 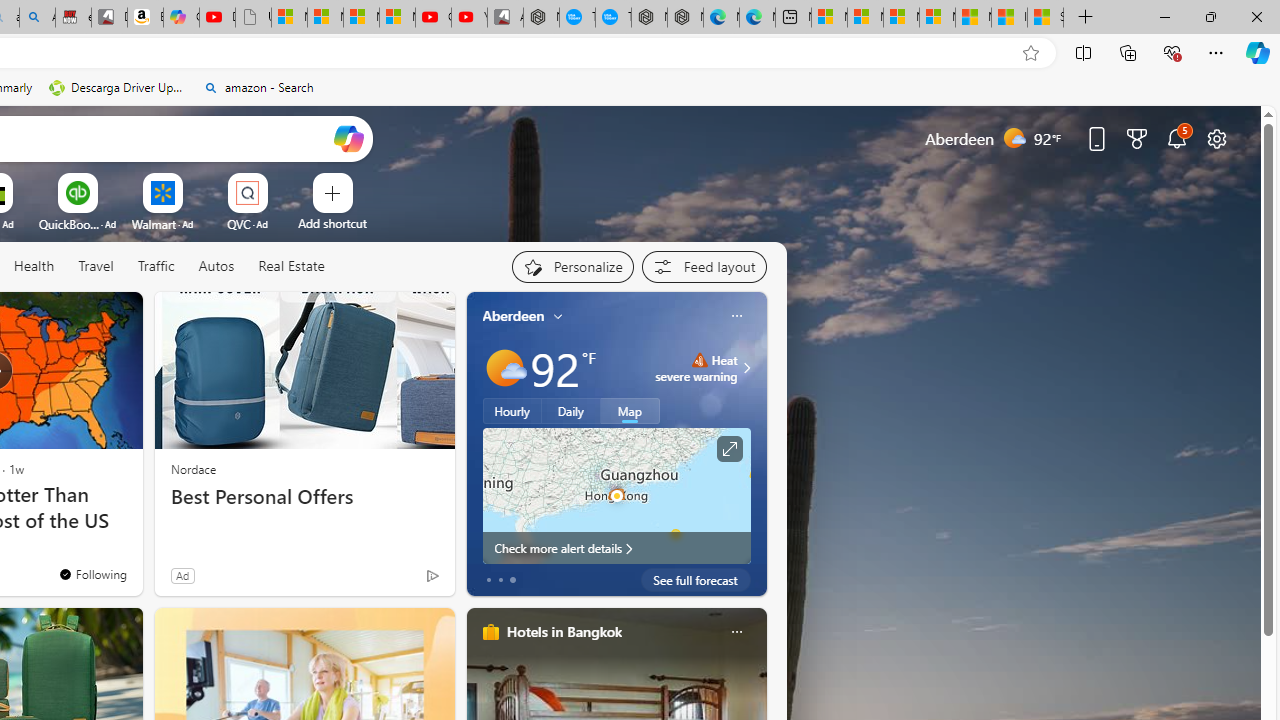 What do you see at coordinates (513, 315) in the screenshot?
I see `'Aberdeen'` at bounding box center [513, 315].